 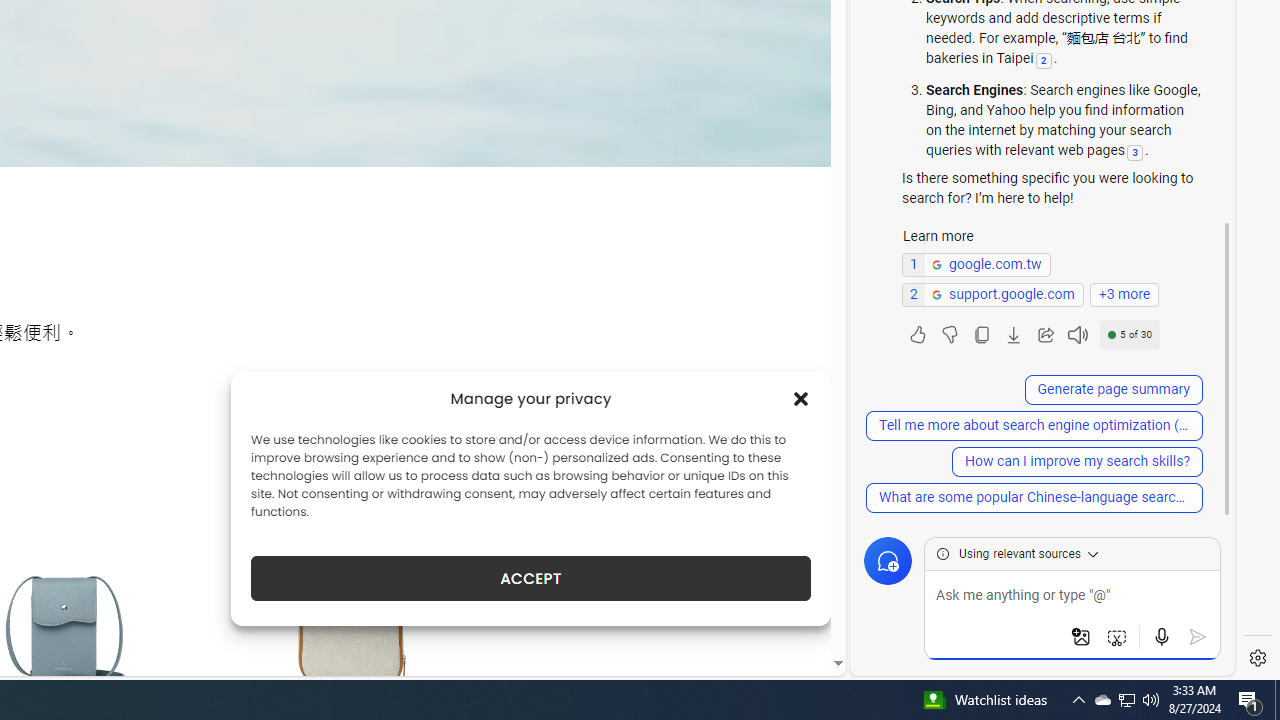 What do you see at coordinates (801, 398) in the screenshot?
I see `'Class: cmplz-close'` at bounding box center [801, 398].